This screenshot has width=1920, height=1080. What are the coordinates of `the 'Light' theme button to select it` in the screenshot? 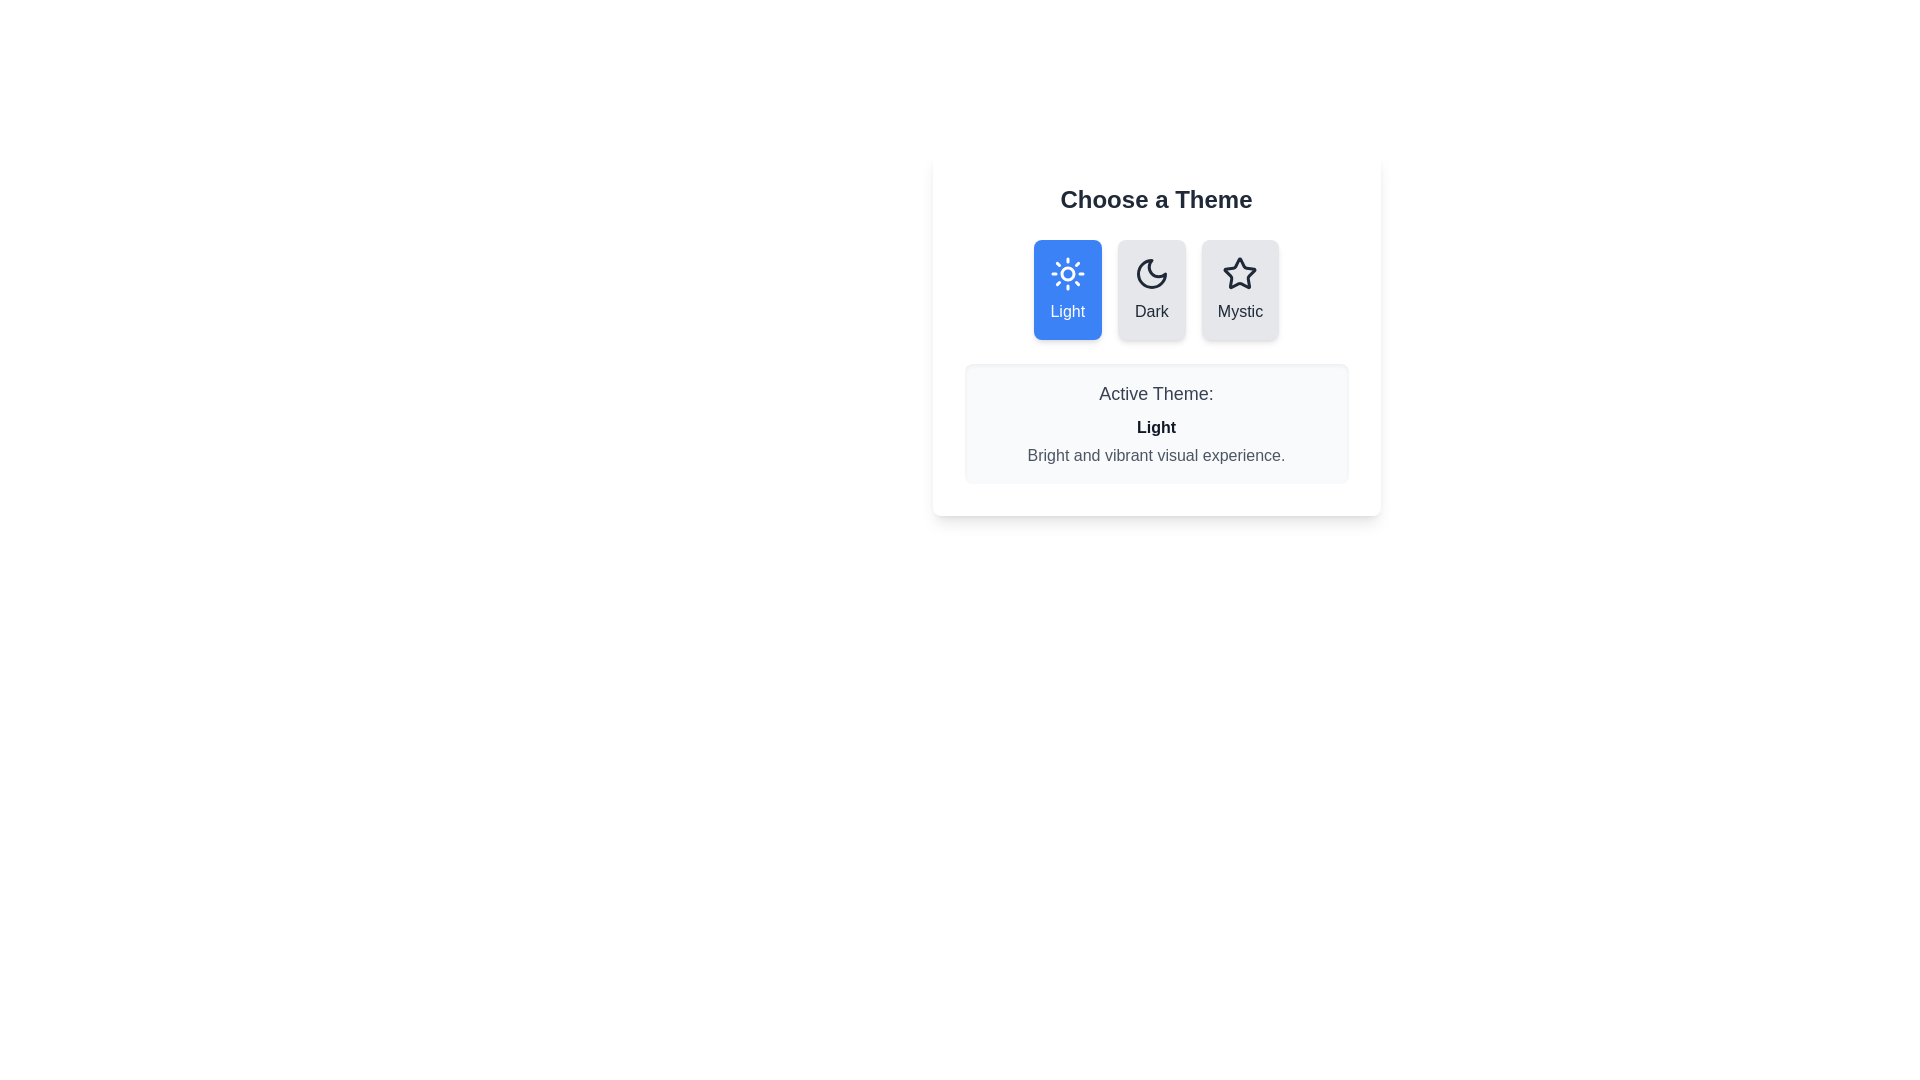 It's located at (1066, 289).